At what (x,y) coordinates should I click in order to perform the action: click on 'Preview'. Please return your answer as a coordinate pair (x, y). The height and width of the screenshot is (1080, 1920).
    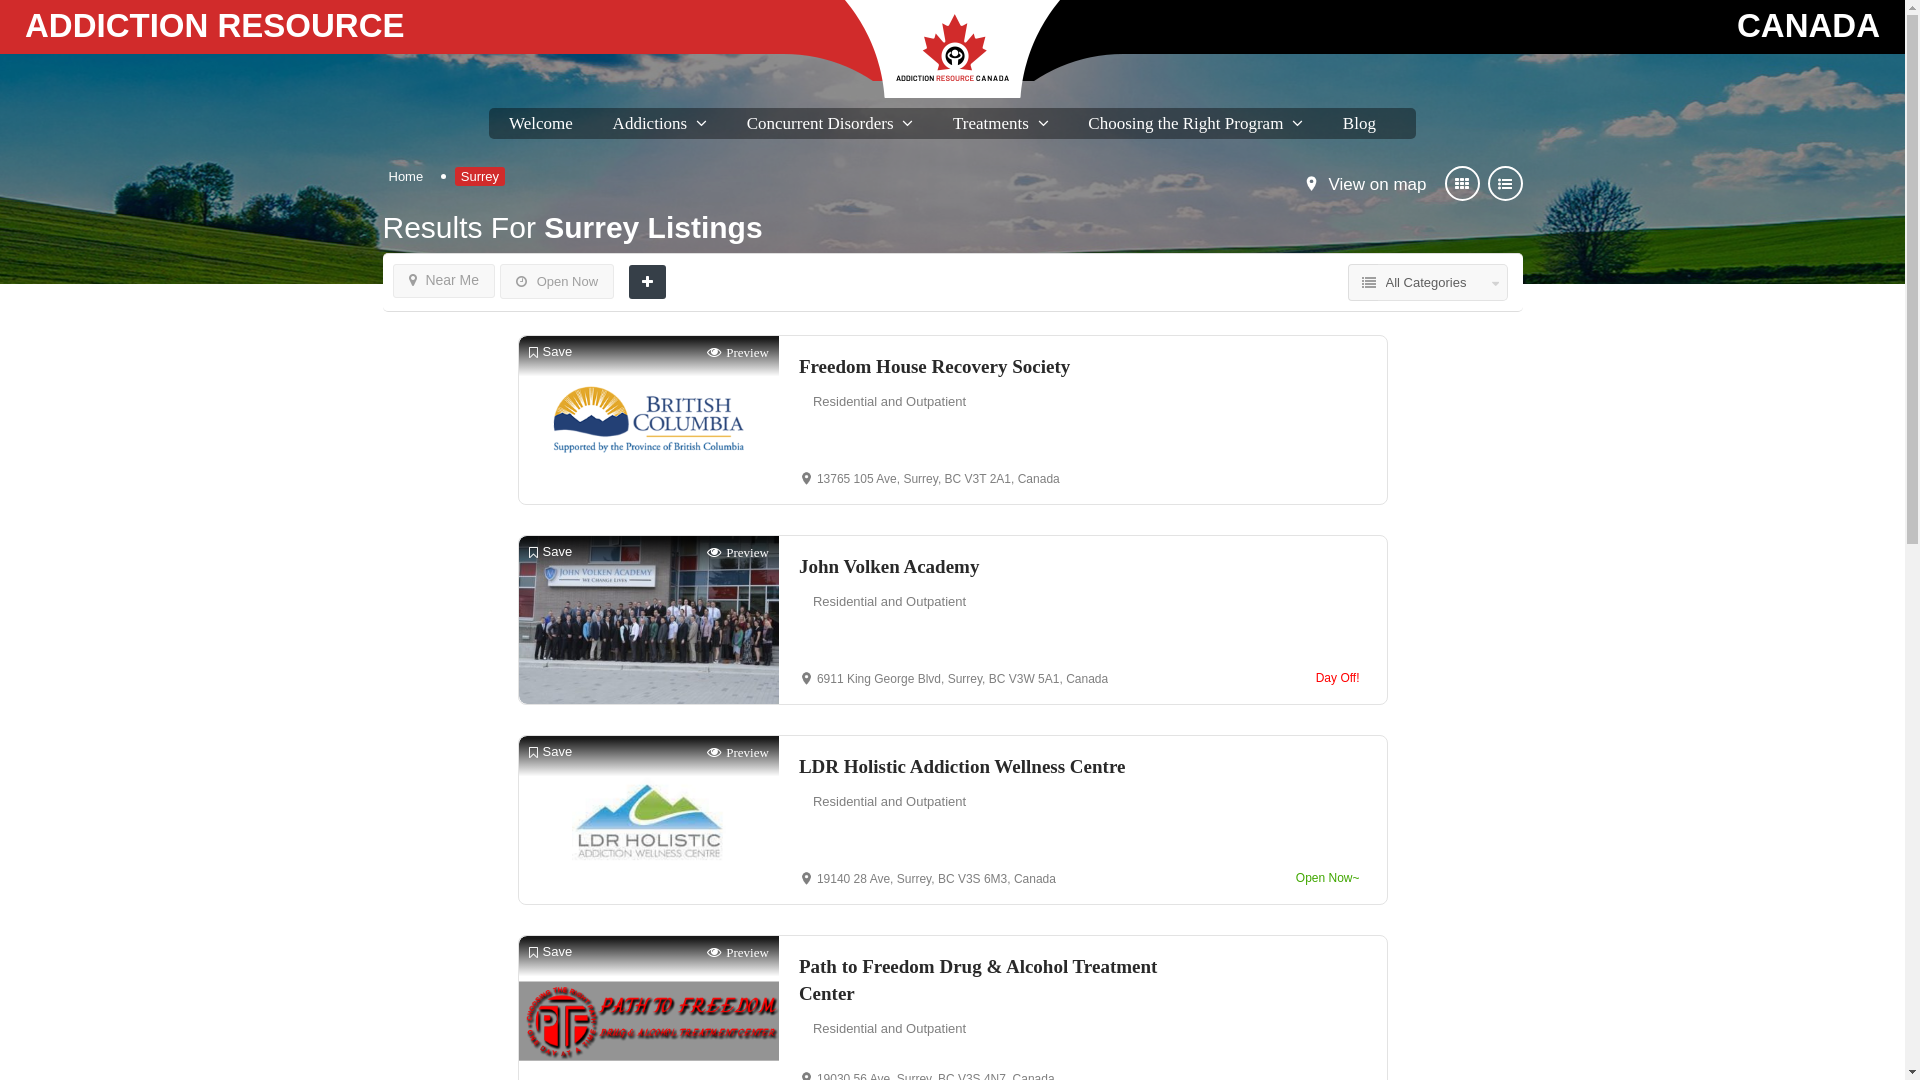
    Looking at the image, I should click on (706, 351).